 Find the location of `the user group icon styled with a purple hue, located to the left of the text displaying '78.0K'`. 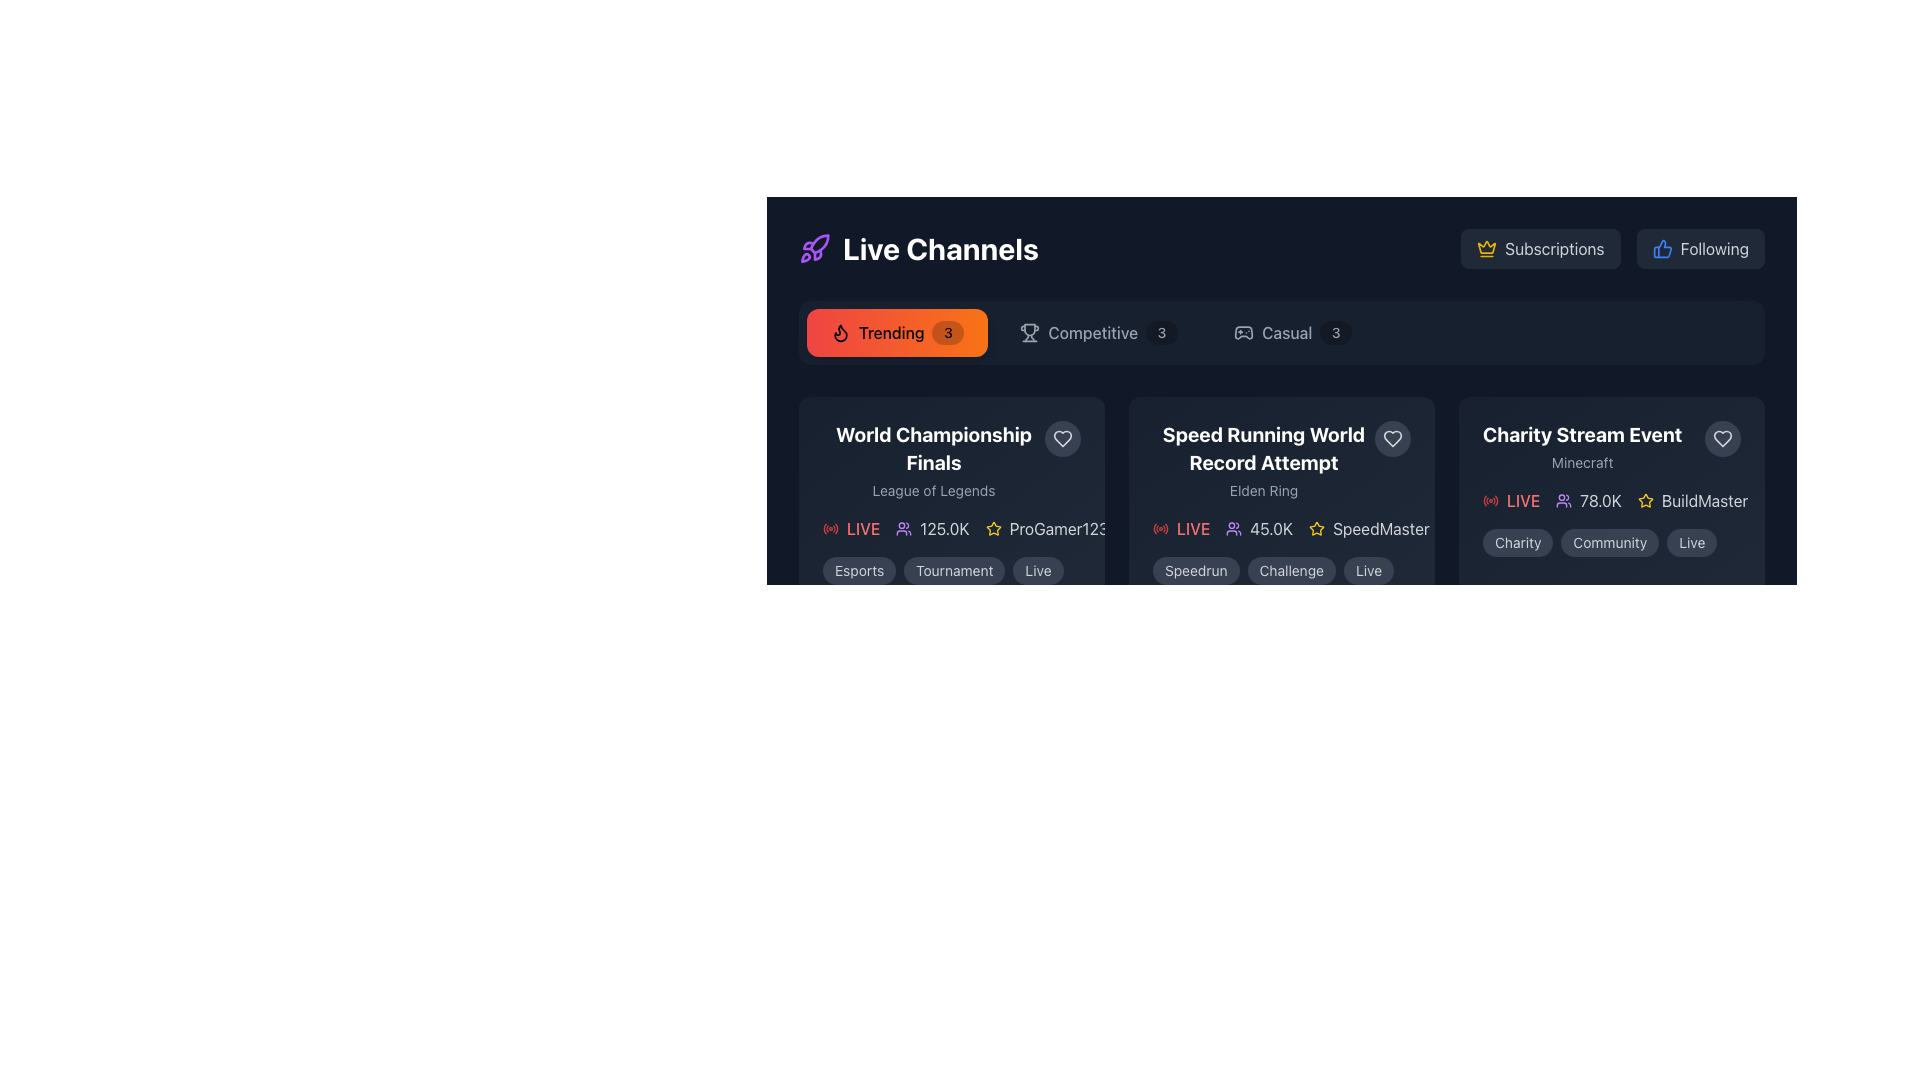

the user group icon styled with a purple hue, located to the left of the text displaying '78.0K' is located at coordinates (1563, 500).